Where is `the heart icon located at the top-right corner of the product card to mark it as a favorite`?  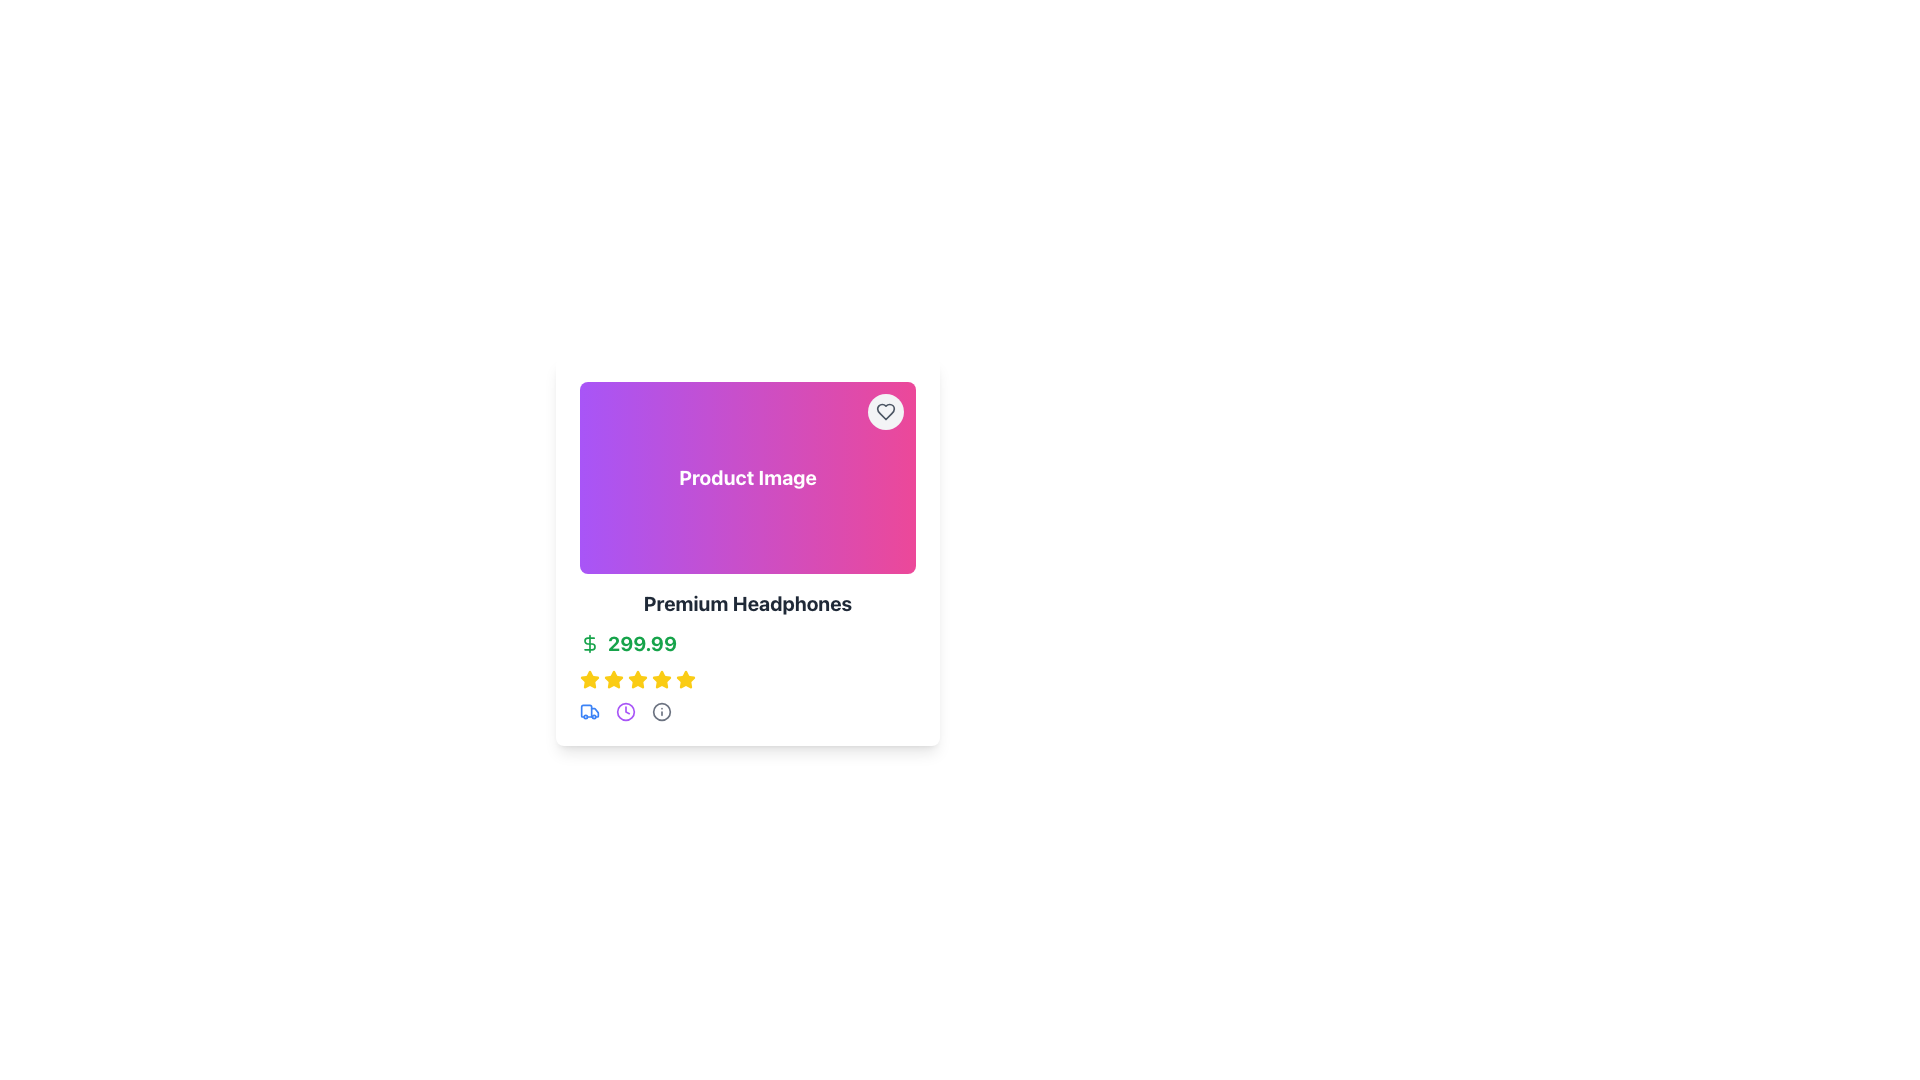 the heart icon located at the top-right corner of the product card to mark it as a favorite is located at coordinates (885, 411).